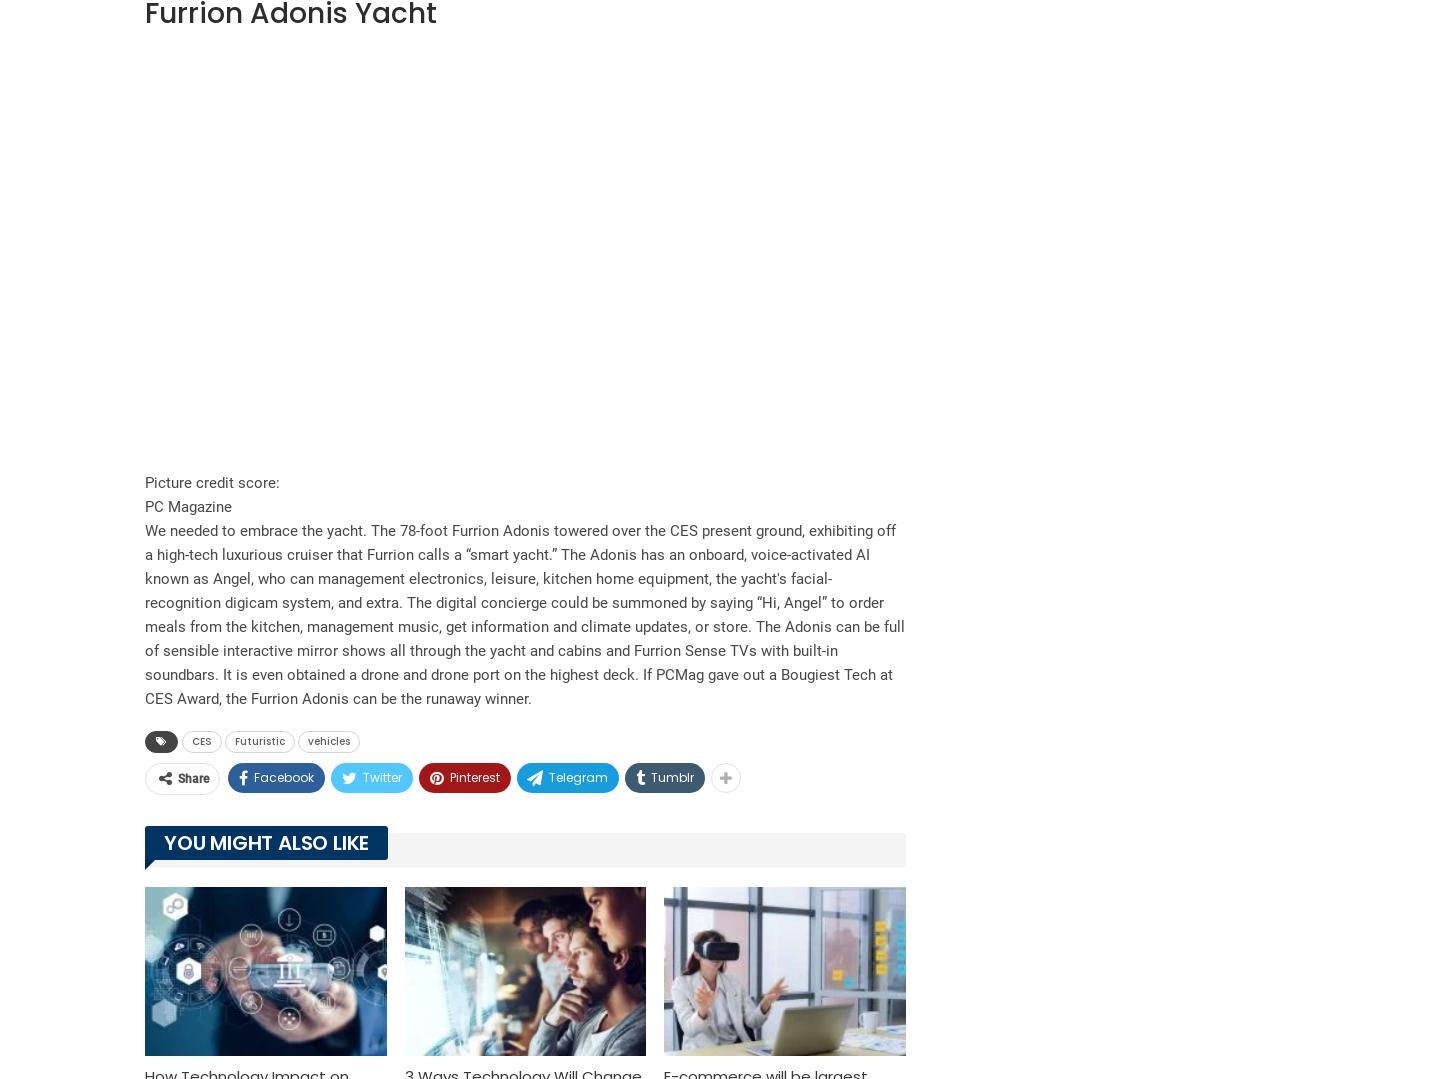 The height and width of the screenshot is (1079, 1440). I want to click on 'vehicles', so click(329, 739).